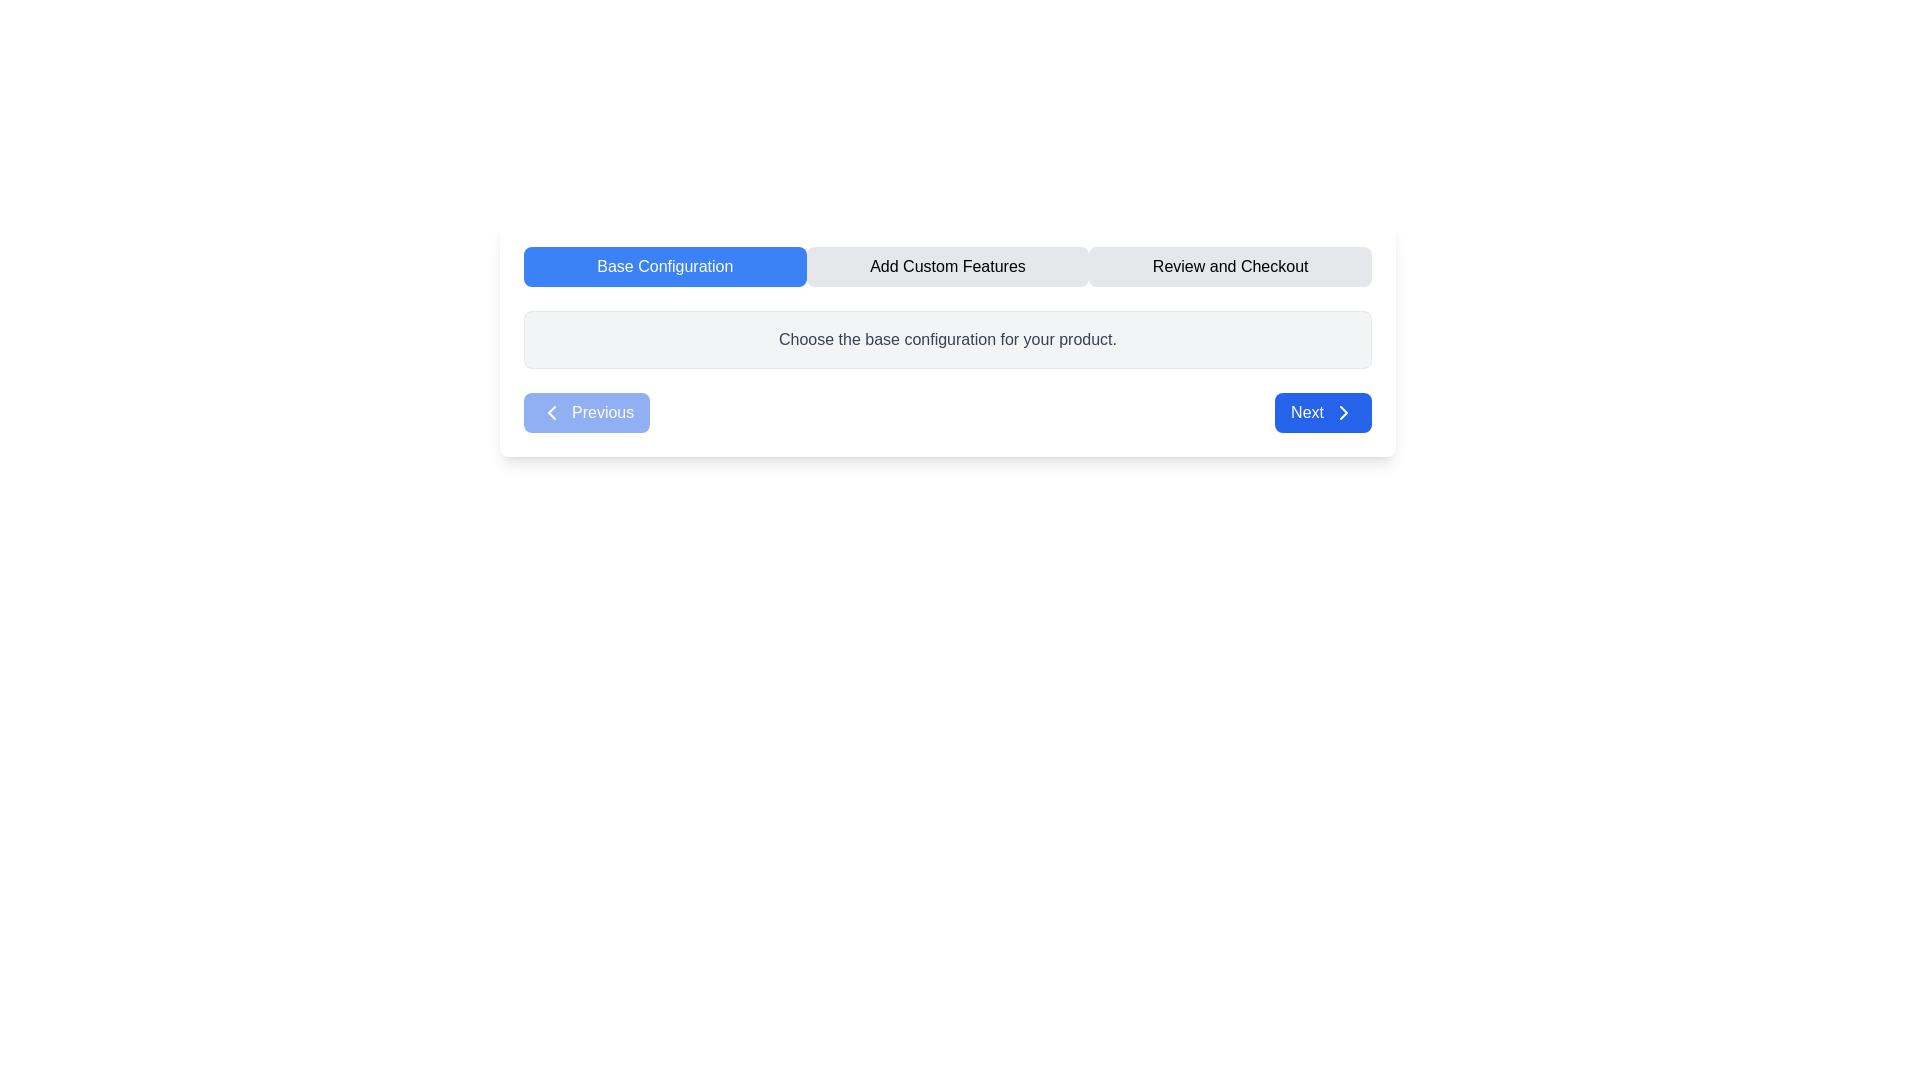 Image resolution: width=1920 pixels, height=1080 pixels. What do you see at coordinates (1344, 411) in the screenshot?
I see `the 'Next' button that contains a directional indicator SVG graphic` at bounding box center [1344, 411].